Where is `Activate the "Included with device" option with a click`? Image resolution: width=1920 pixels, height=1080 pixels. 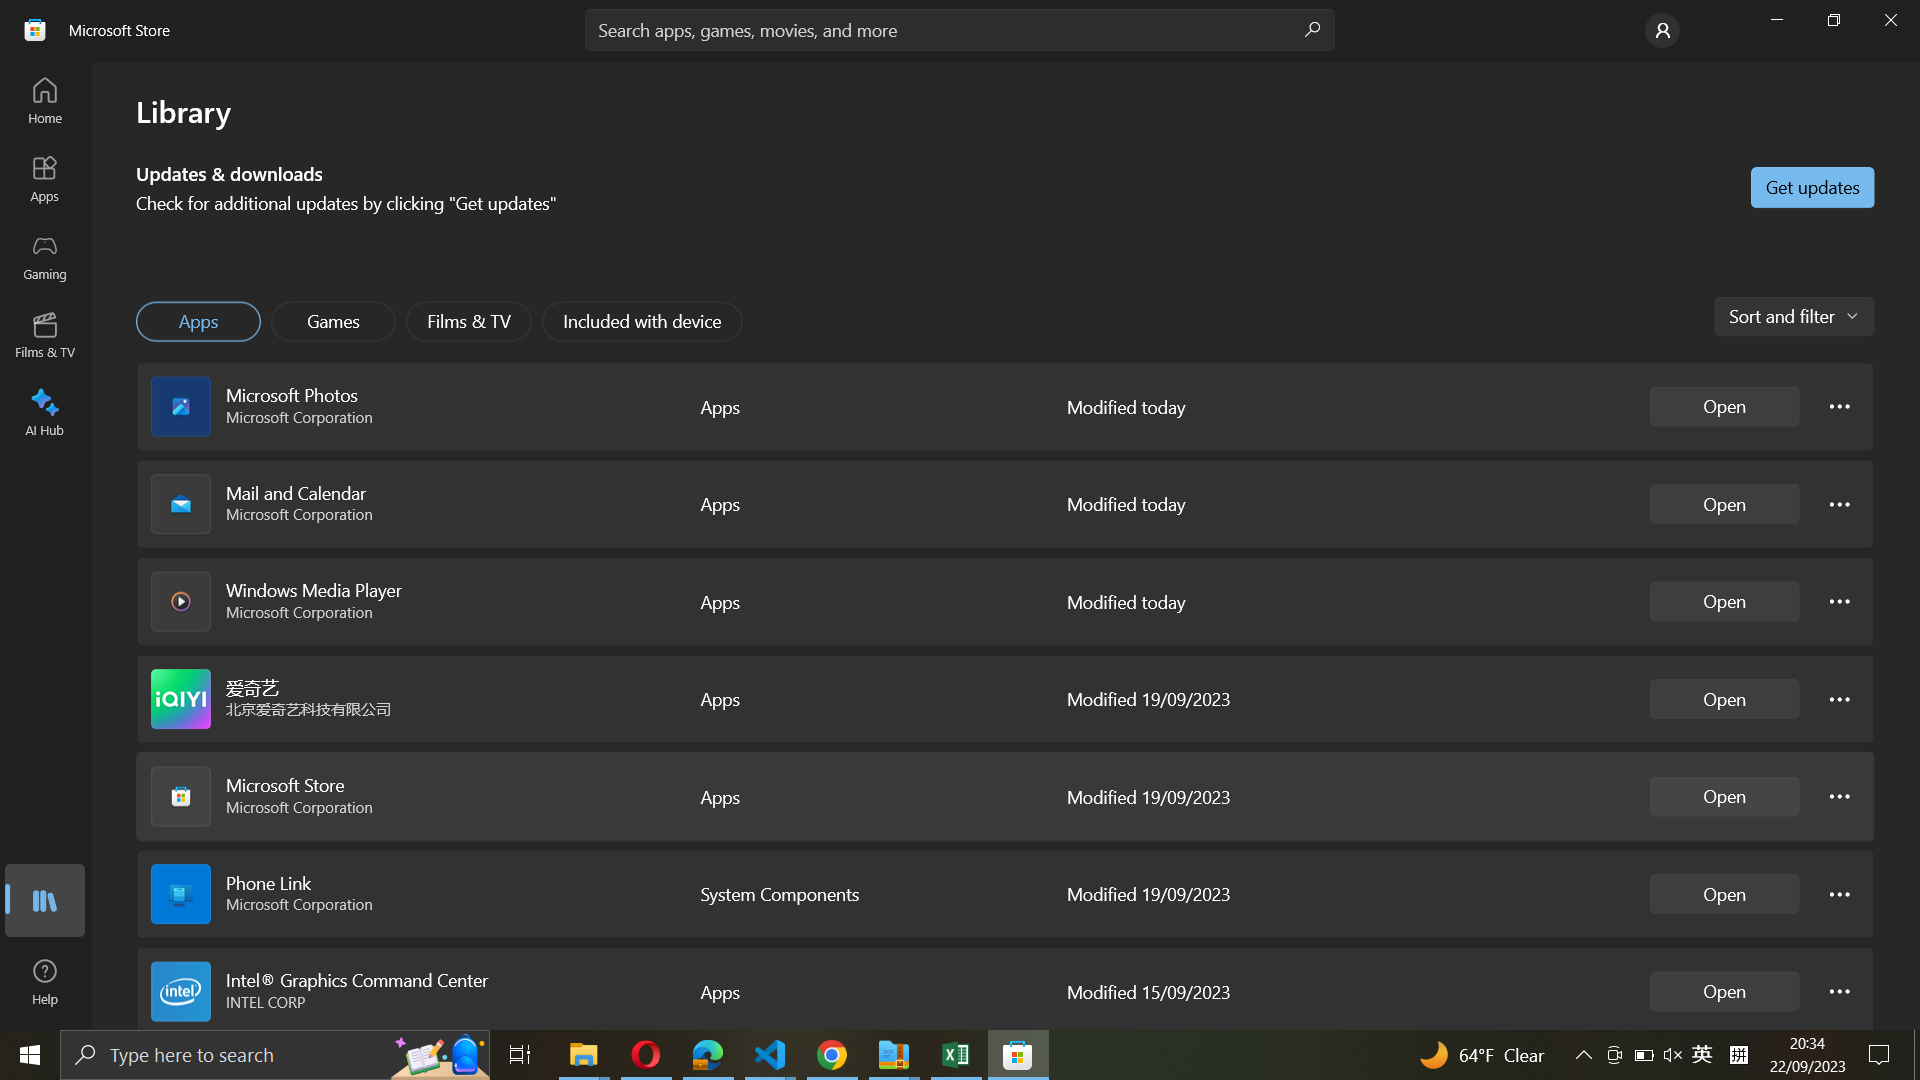
Activate the "Included with device" option with a click is located at coordinates (644, 319).